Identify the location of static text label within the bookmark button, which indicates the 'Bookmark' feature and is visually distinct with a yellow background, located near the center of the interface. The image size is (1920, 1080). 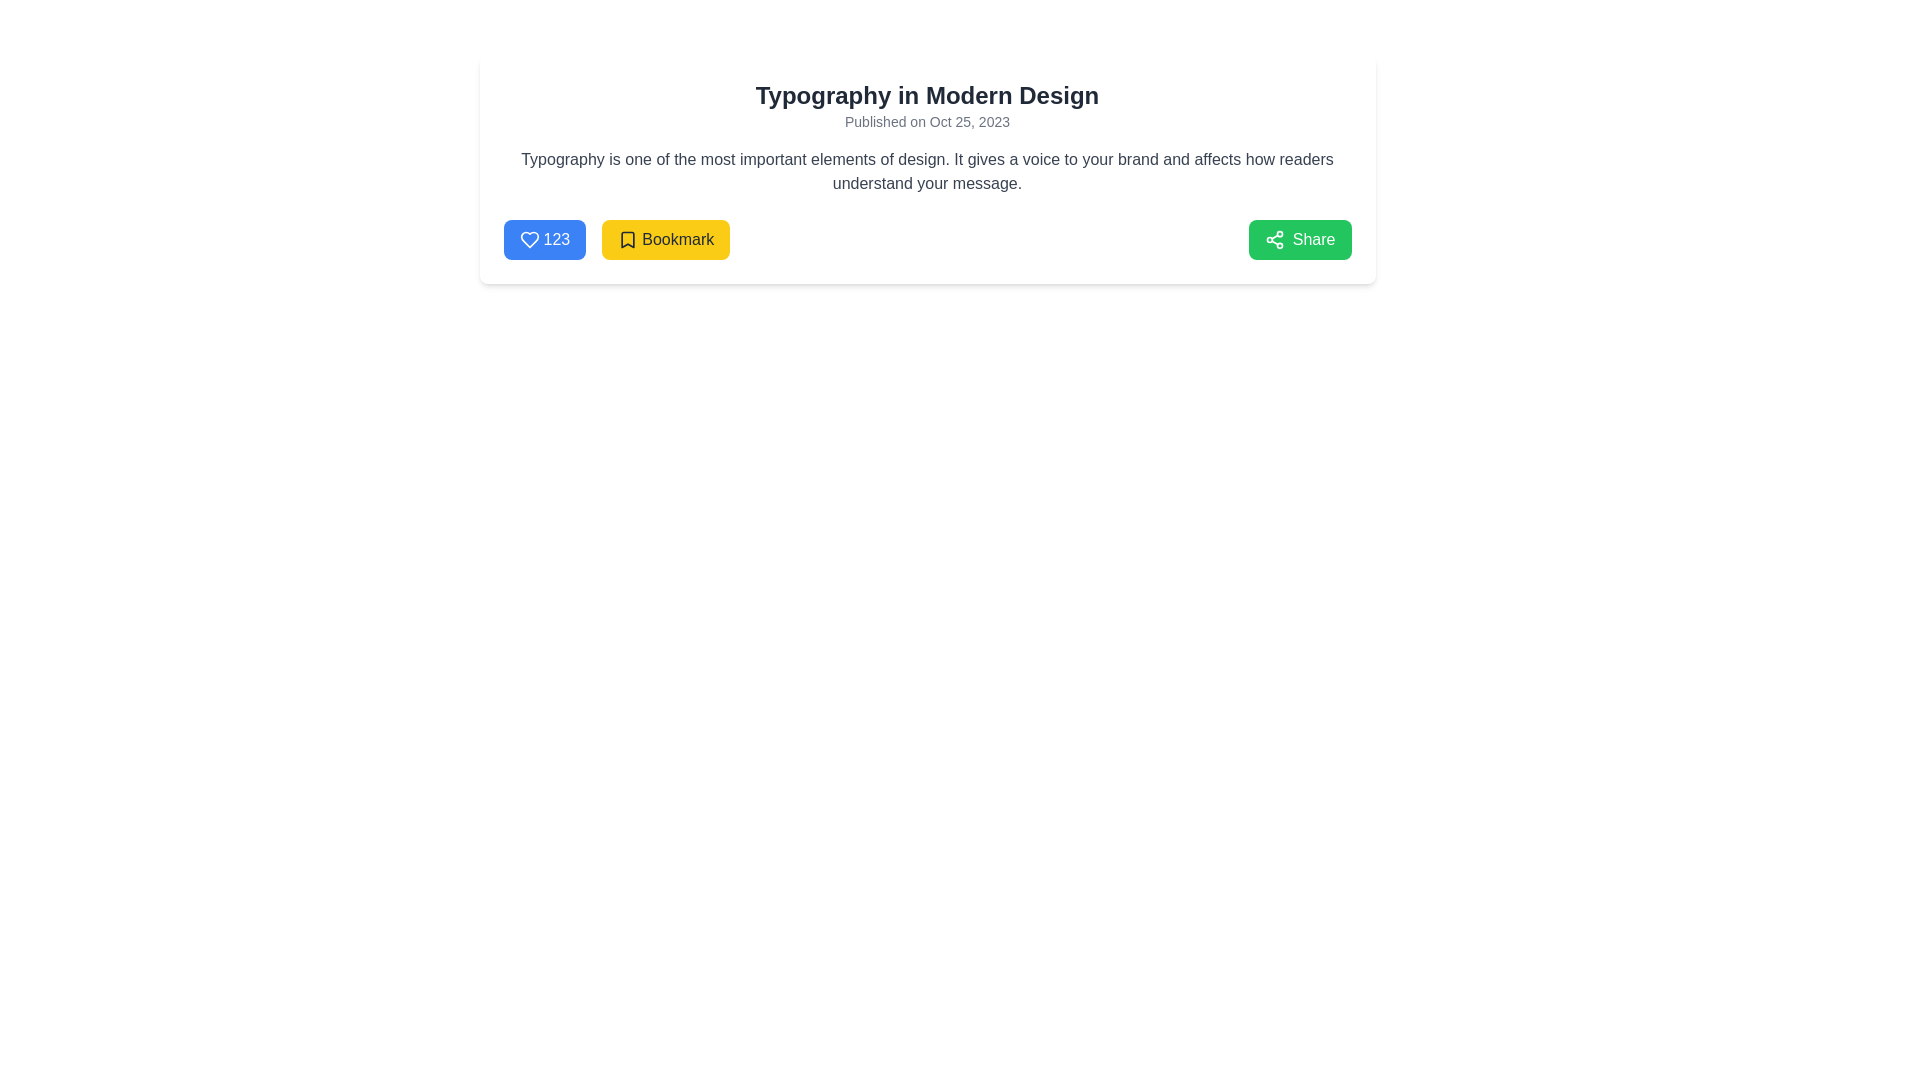
(678, 238).